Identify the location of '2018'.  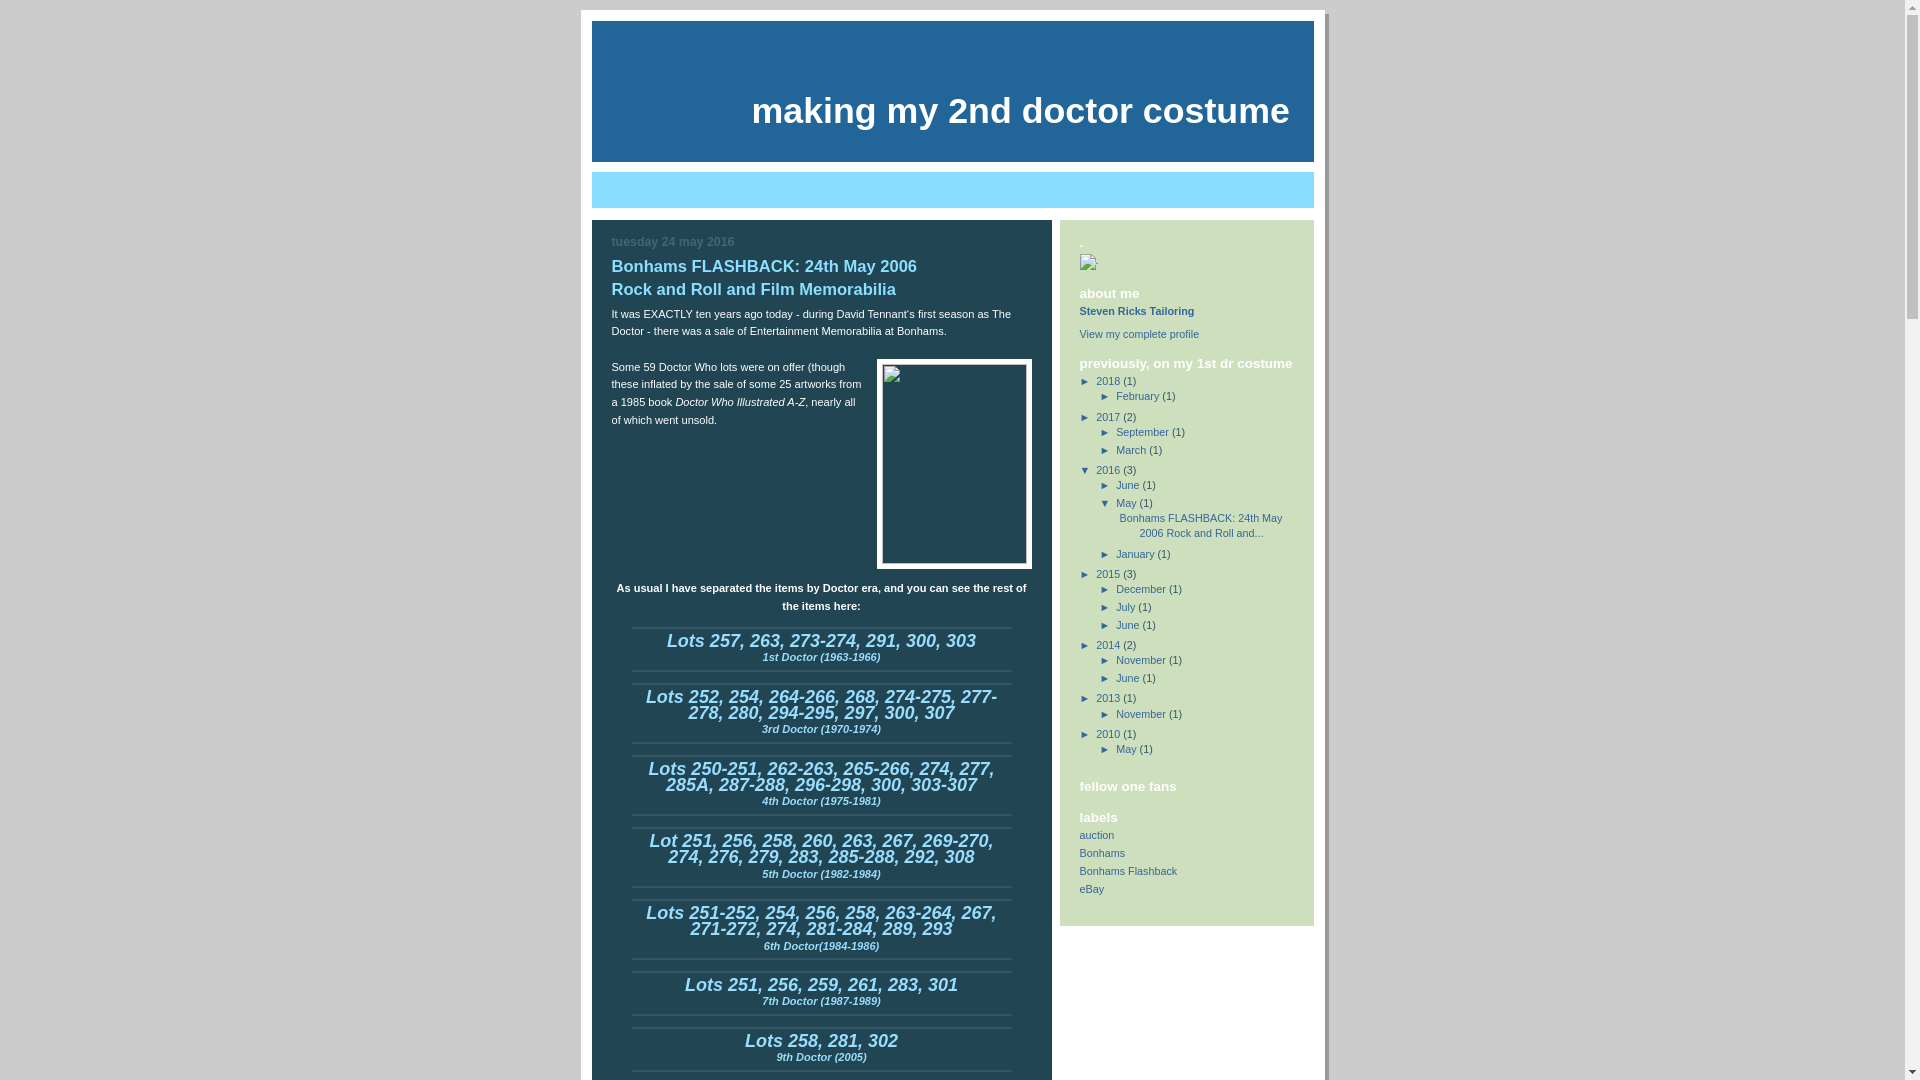
(1108, 381).